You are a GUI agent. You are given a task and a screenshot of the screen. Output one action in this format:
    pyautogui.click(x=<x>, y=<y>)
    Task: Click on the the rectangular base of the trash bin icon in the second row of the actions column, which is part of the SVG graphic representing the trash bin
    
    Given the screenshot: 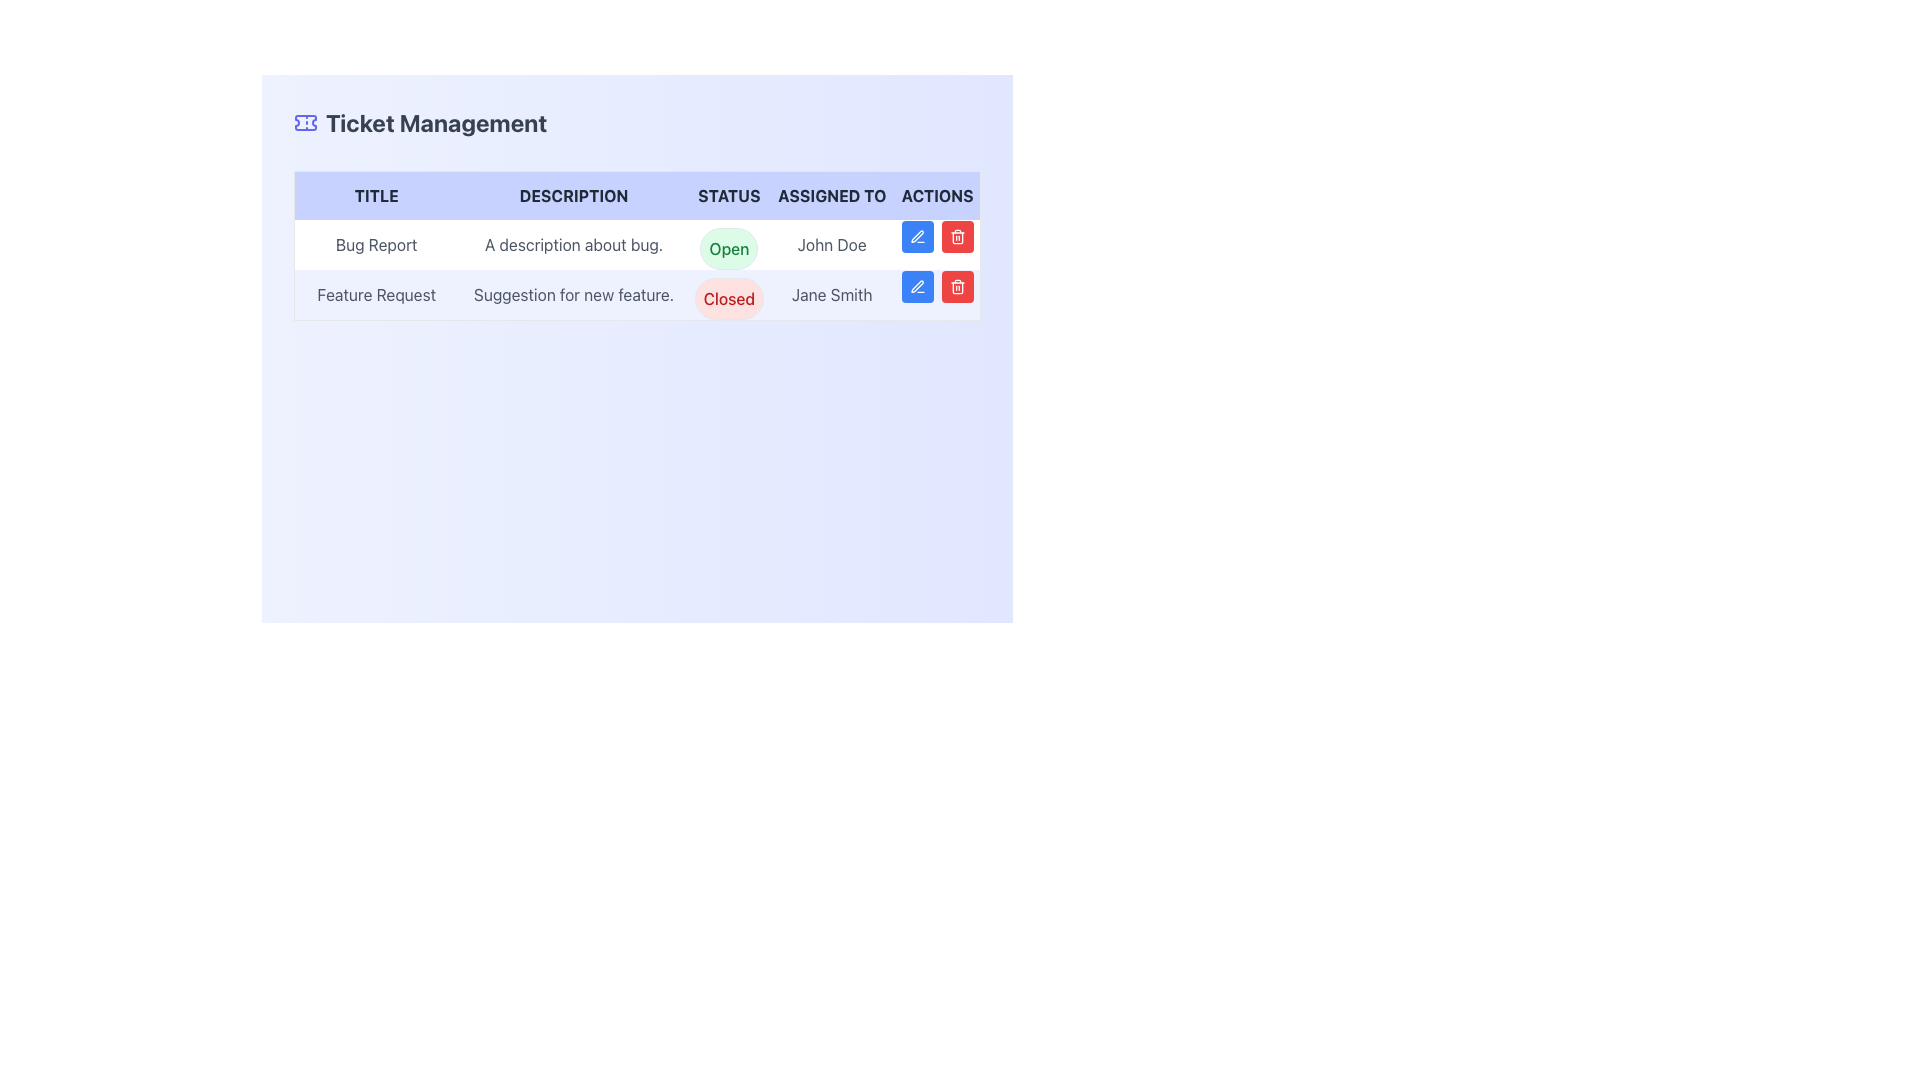 What is the action you would take?
    pyautogui.click(x=956, y=237)
    